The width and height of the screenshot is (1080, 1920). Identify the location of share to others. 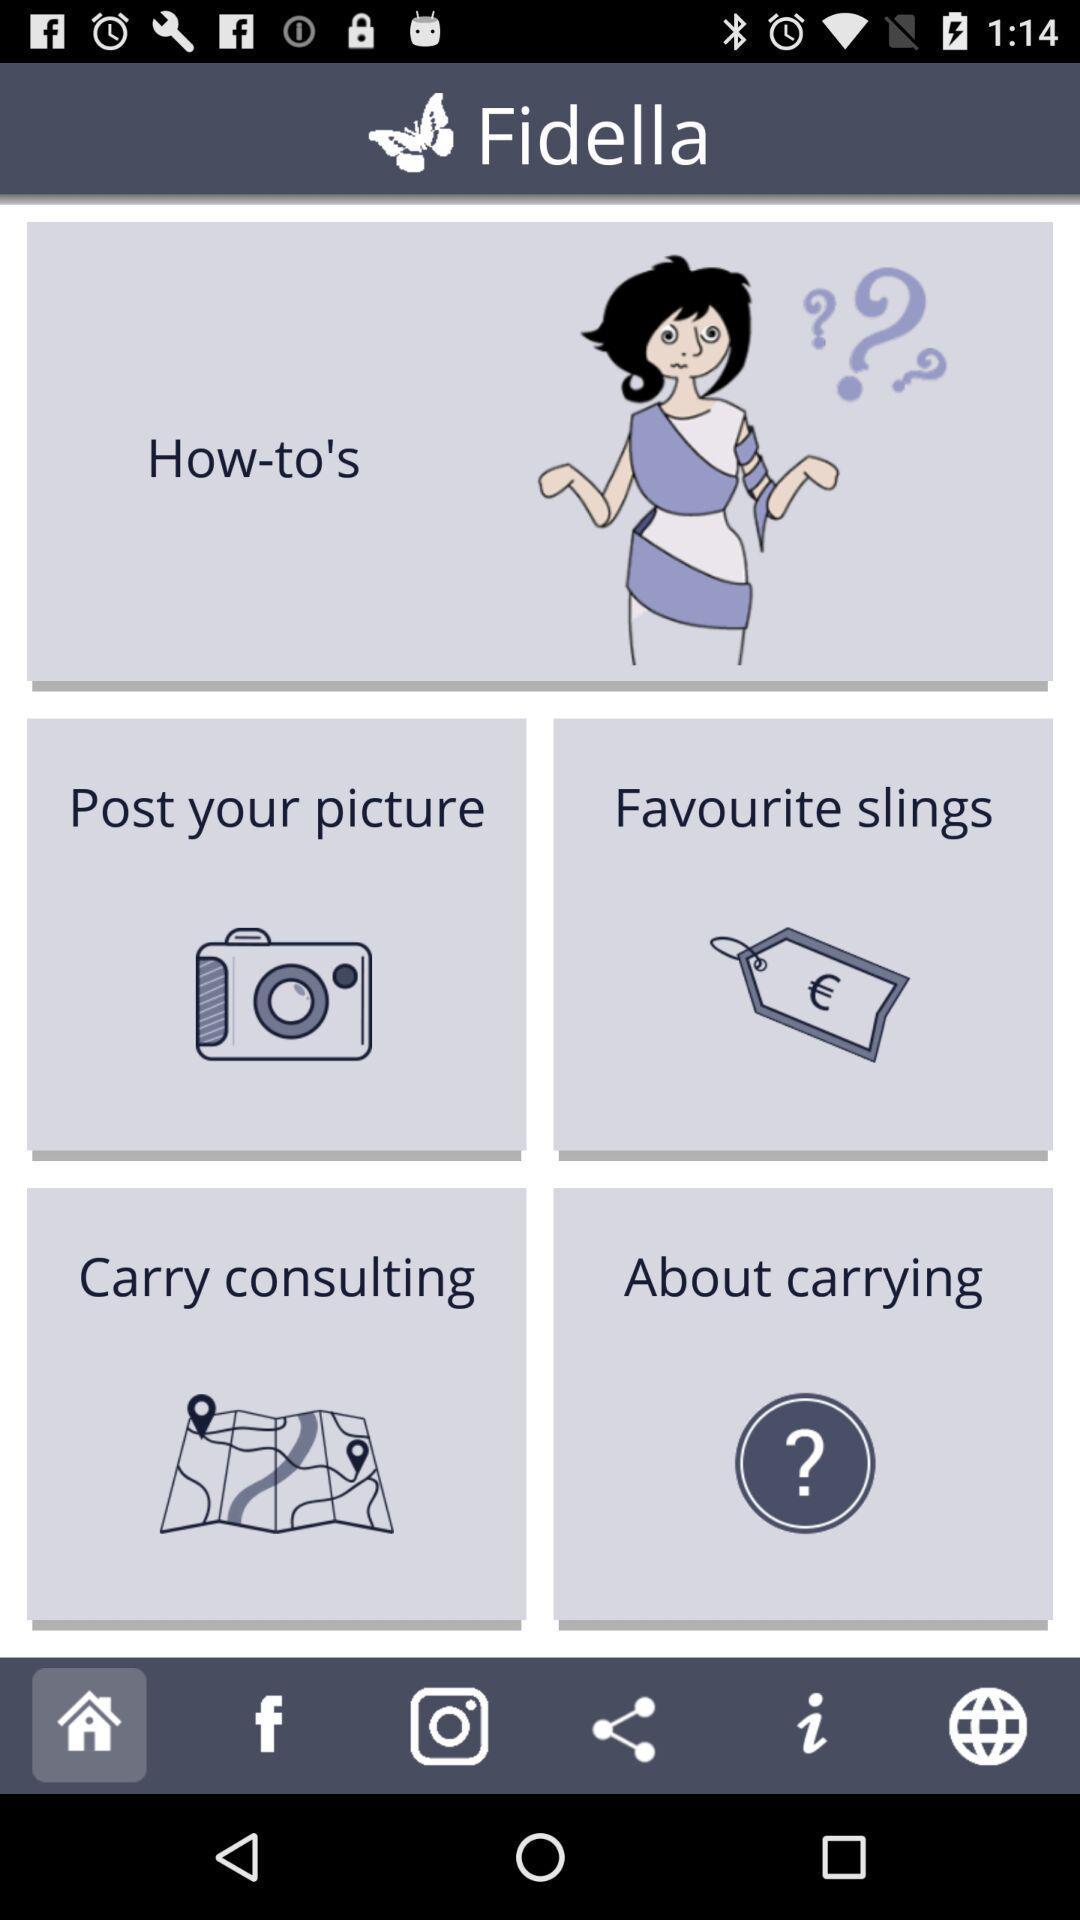
(628, 1724).